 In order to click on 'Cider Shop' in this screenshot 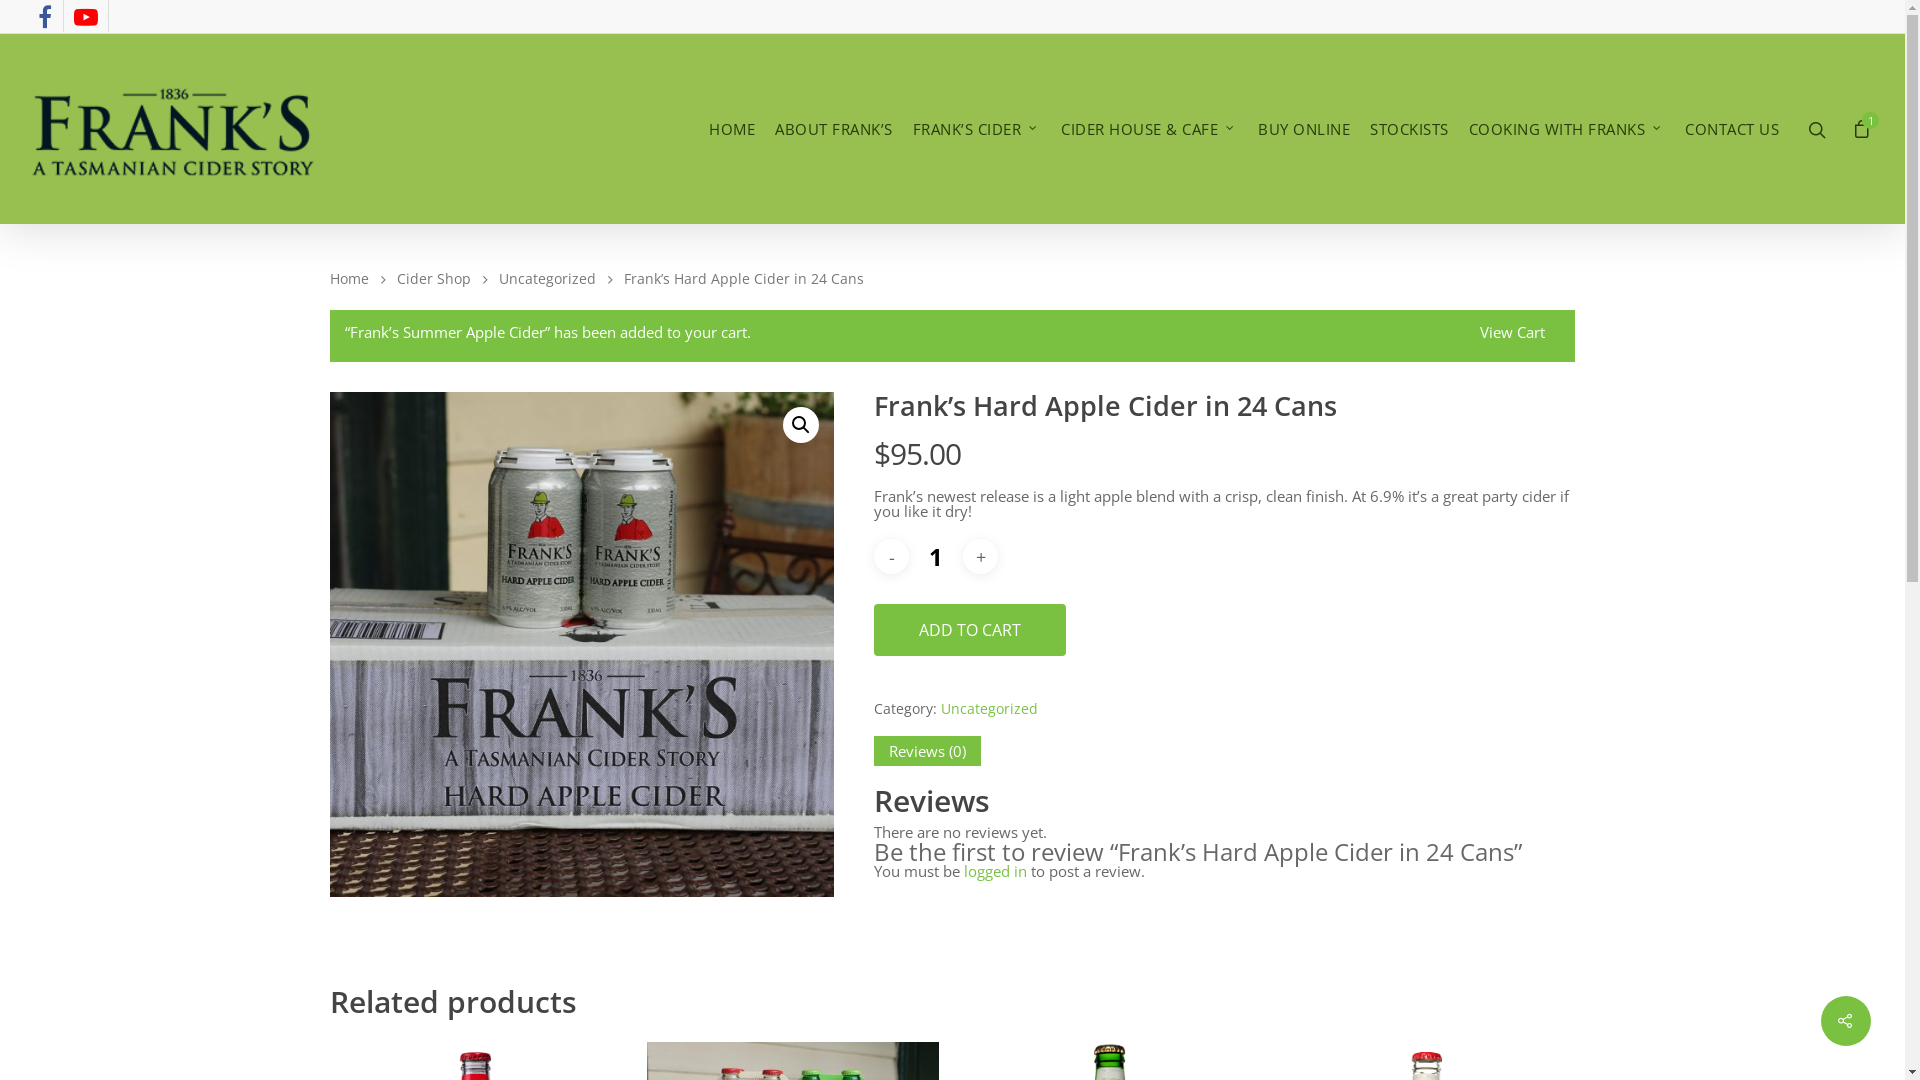, I will do `click(397, 278)`.